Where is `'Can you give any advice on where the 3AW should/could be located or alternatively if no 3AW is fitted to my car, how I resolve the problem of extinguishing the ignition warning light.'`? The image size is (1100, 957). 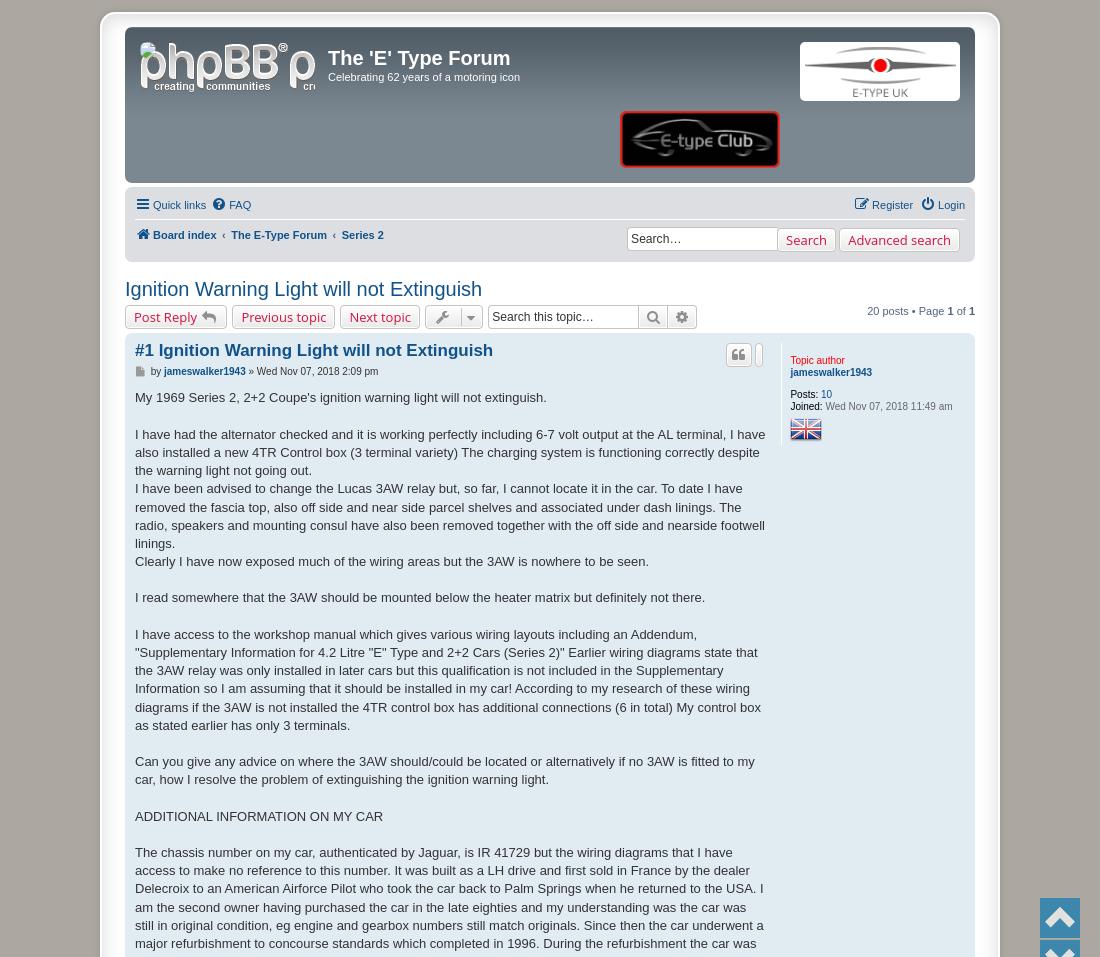 'Can you give any advice on where the 3AW should/could be located or alternatively if no 3AW is fitted to my car, how I resolve the problem of extinguishing the ignition warning light.' is located at coordinates (443, 769).